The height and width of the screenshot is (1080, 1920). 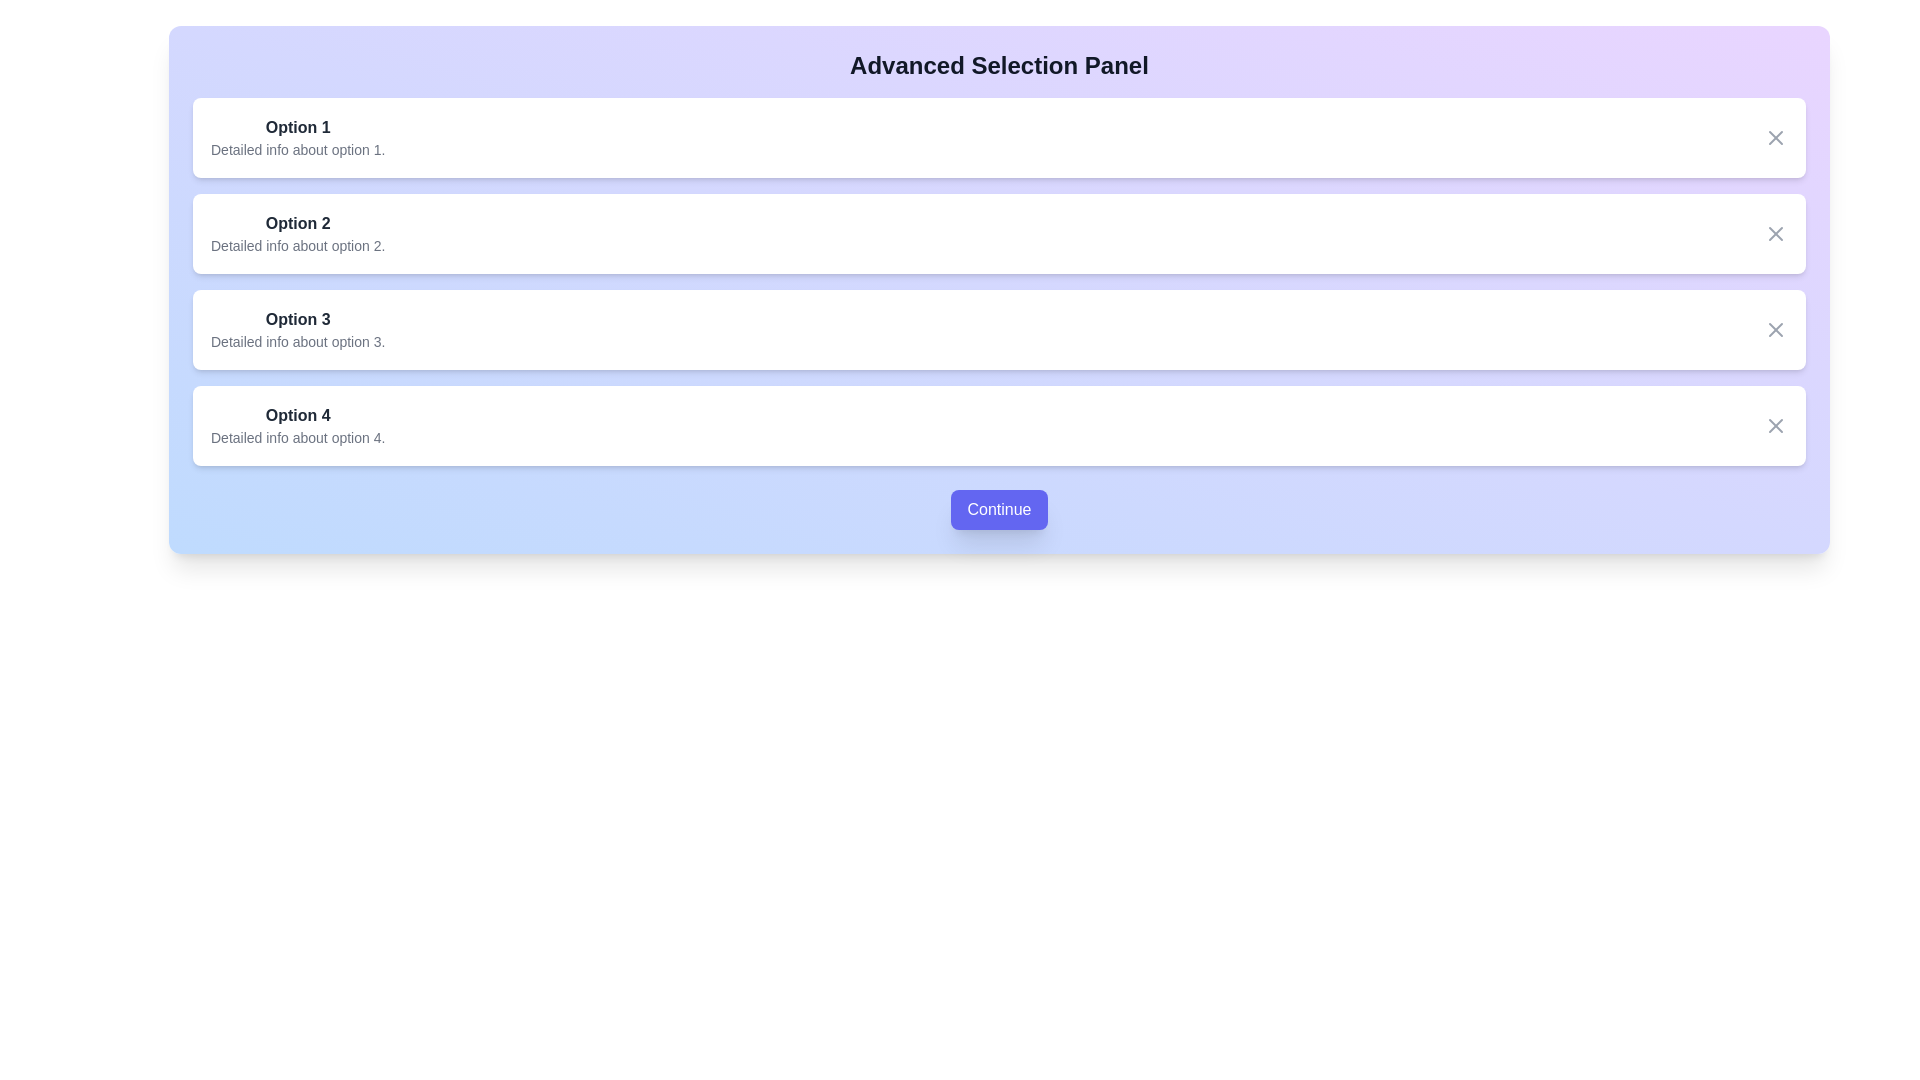 What do you see at coordinates (296, 233) in the screenshot?
I see `the informational block related to 'Option 2', which is the second card in a vertical list of four cards` at bounding box center [296, 233].